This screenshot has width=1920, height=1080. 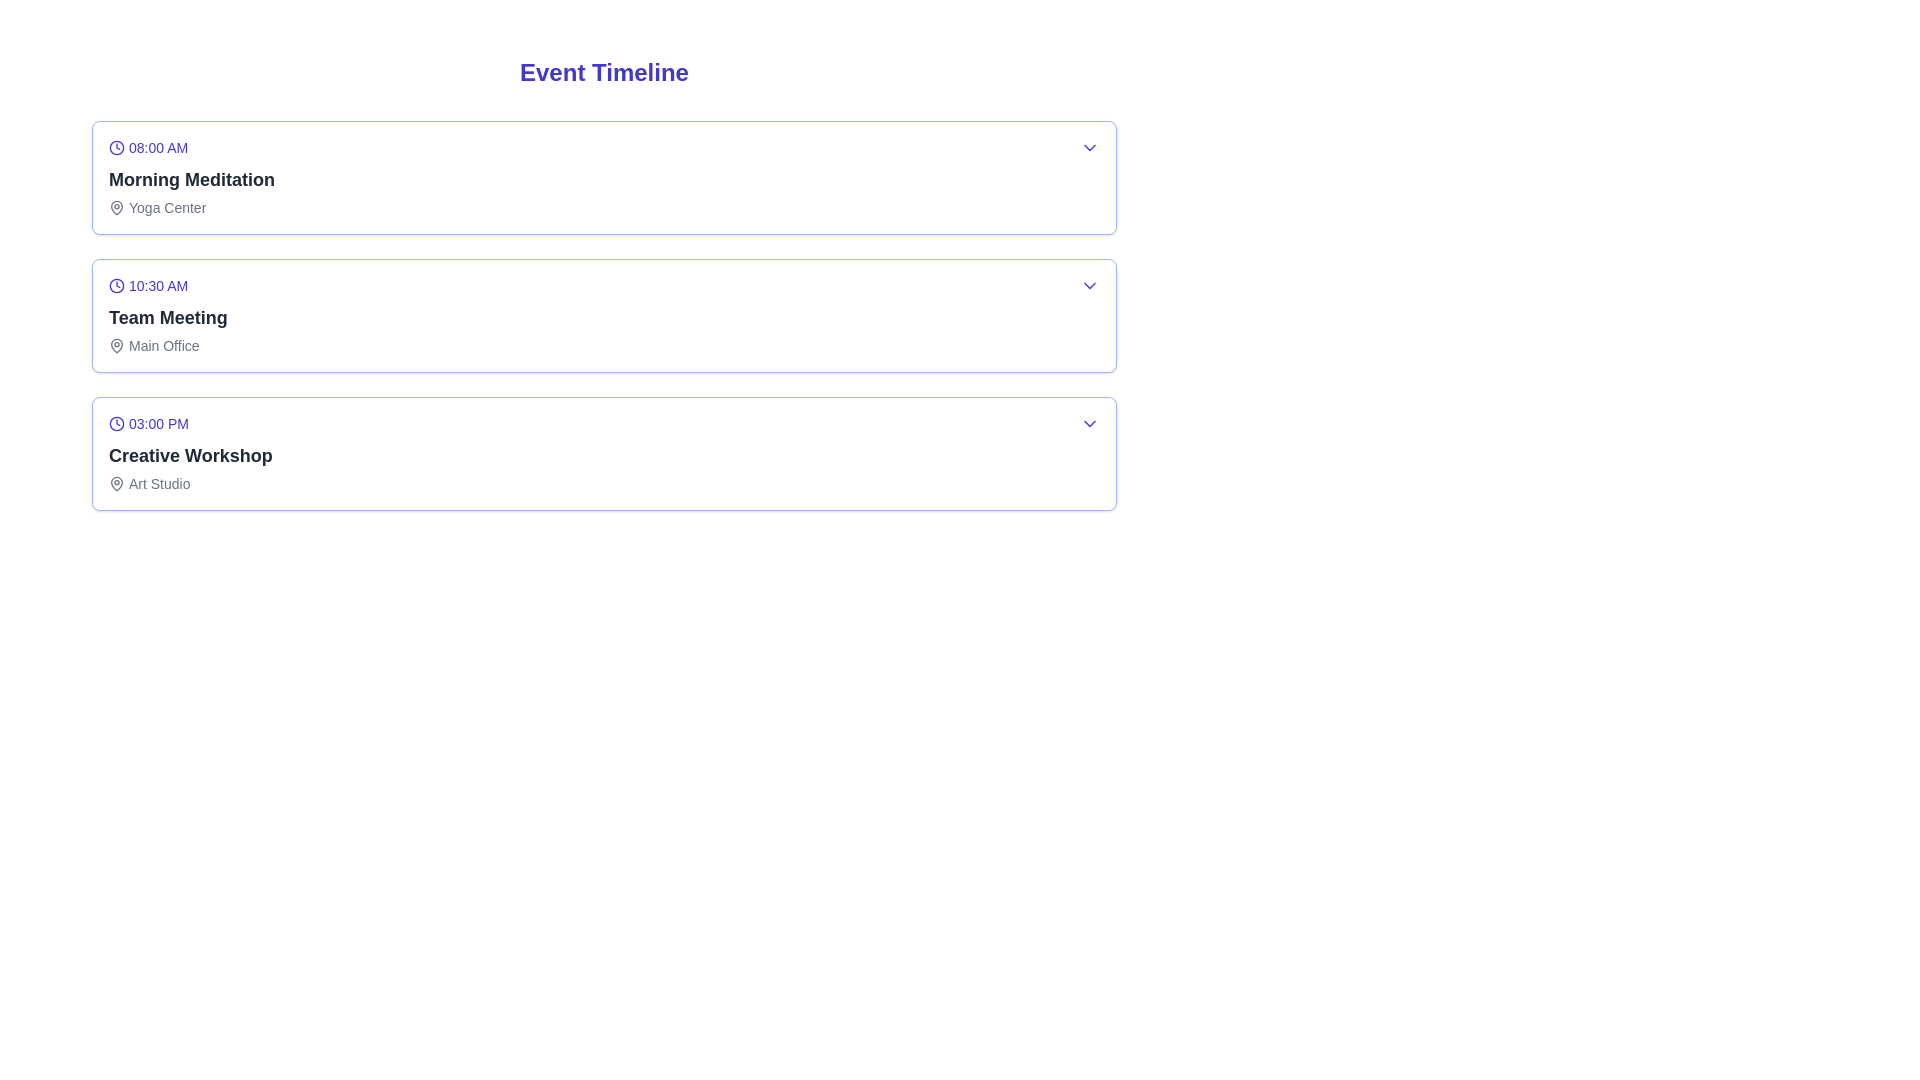 I want to click on the 'Team Meeting' text label, which is styled with a larger bold font and dark gray color, positioned below '10:30 AM' and above 'Main Office' in the second event block, so click(x=168, y=316).